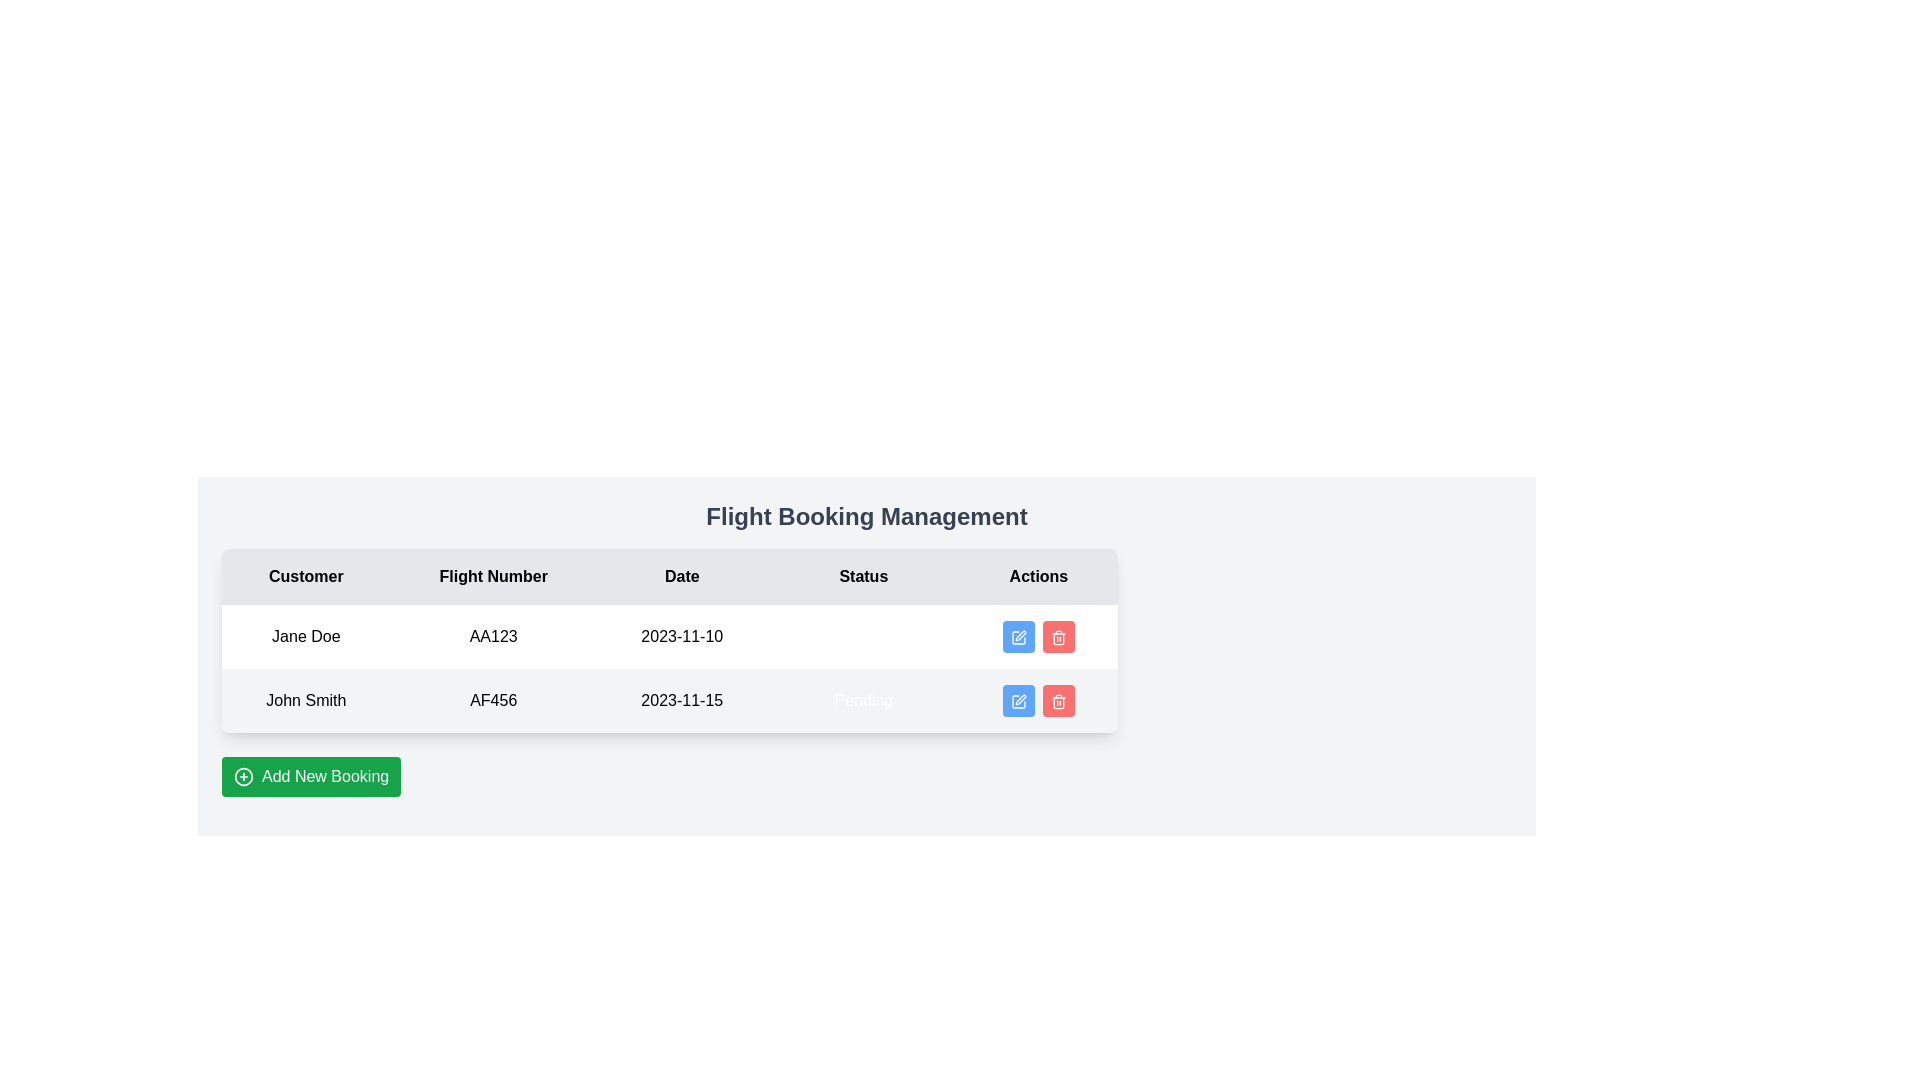  I want to click on the editing button for the booking details of 'John Smith', so click(1018, 637).